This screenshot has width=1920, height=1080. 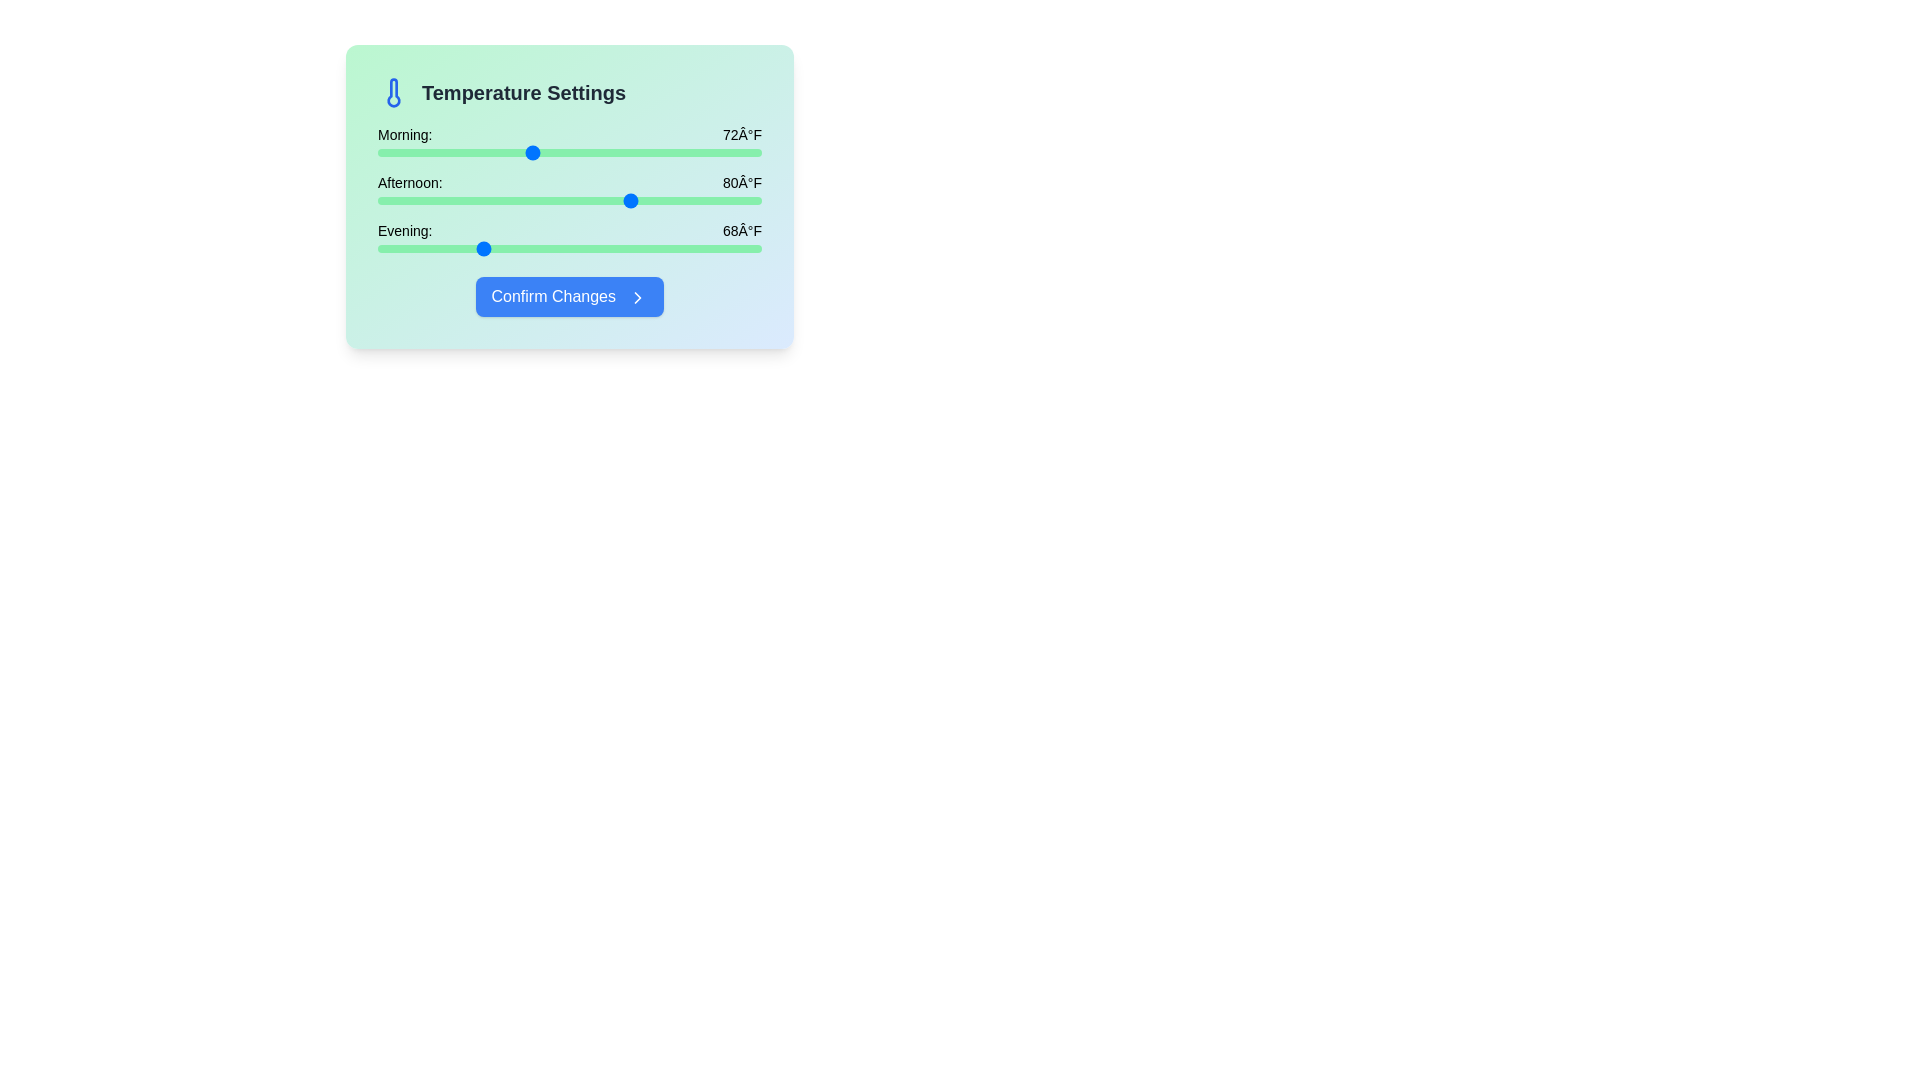 What do you see at coordinates (453, 248) in the screenshot?
I see `the evening temperature slider to 66°F` at bounding box center [453, 248].